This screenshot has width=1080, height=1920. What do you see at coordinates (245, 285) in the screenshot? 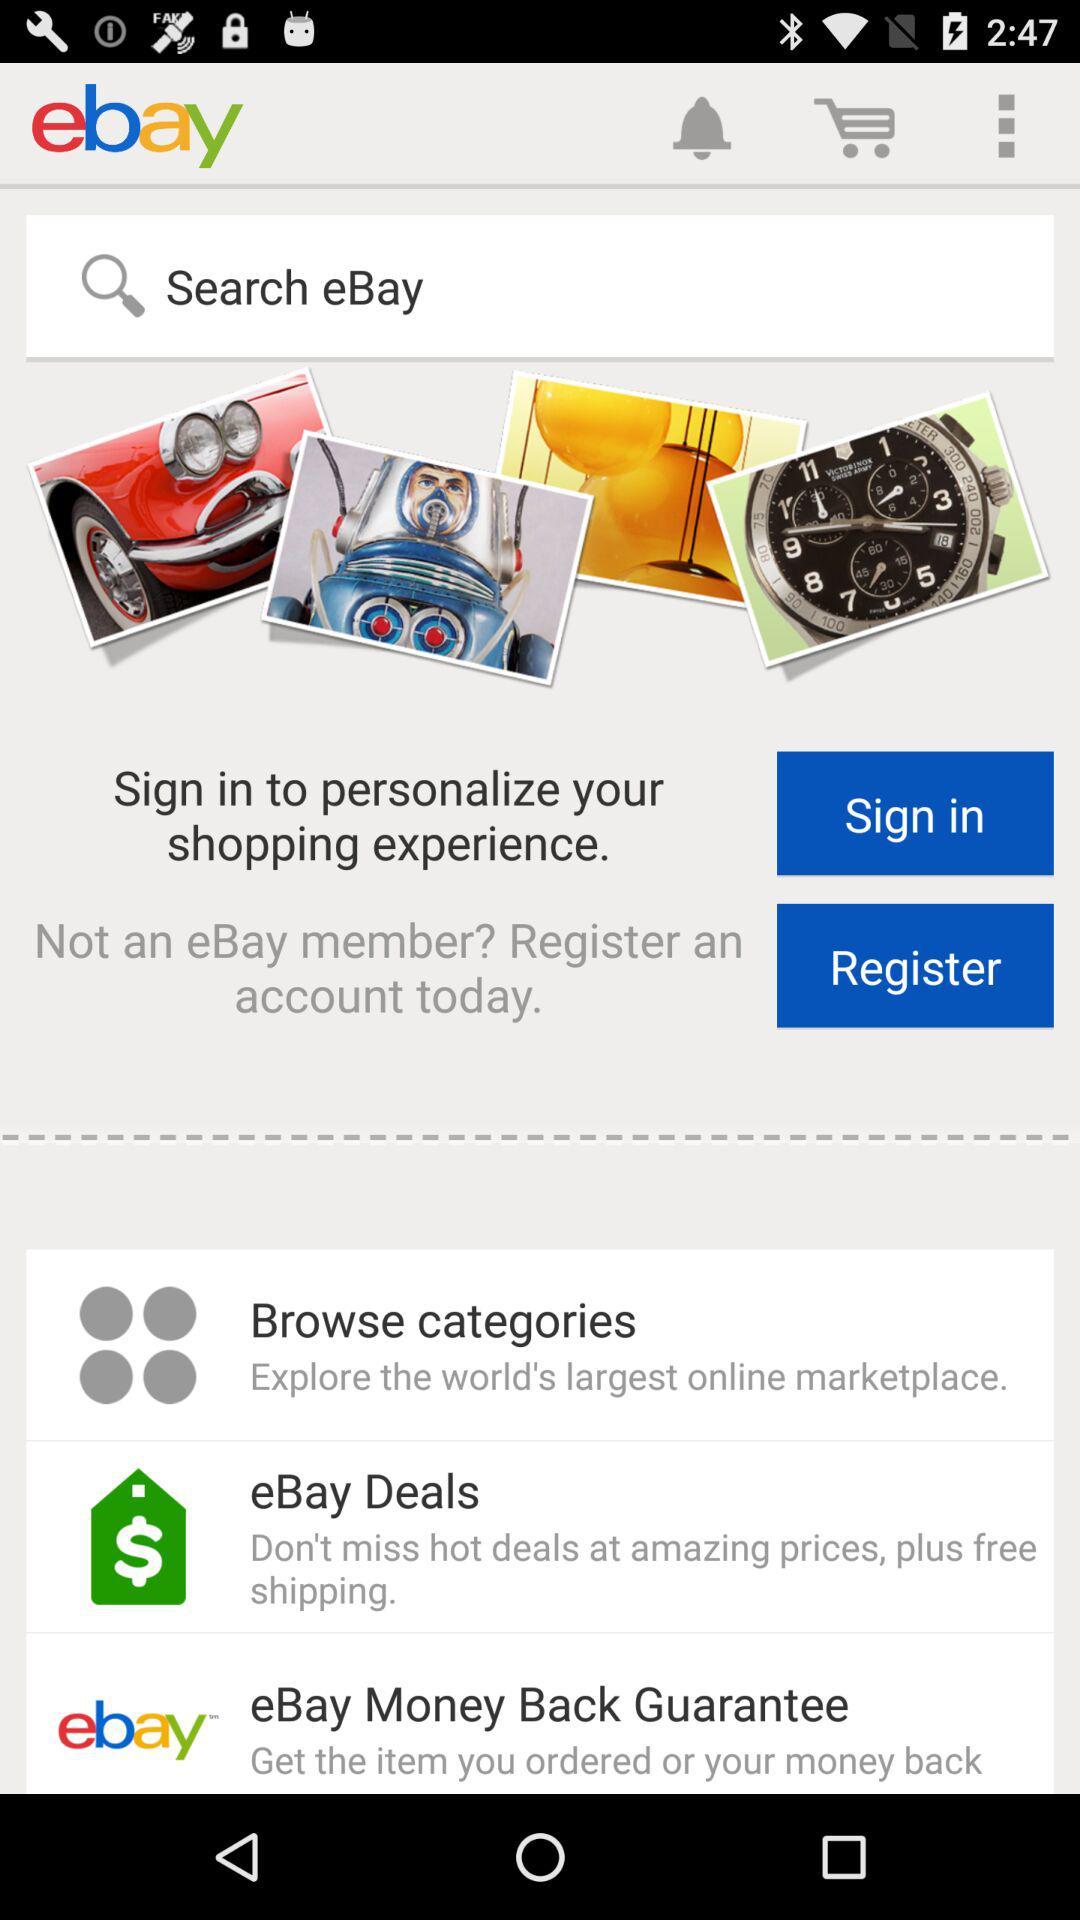
I see `search ebay item` at bounding box center [245, 285].